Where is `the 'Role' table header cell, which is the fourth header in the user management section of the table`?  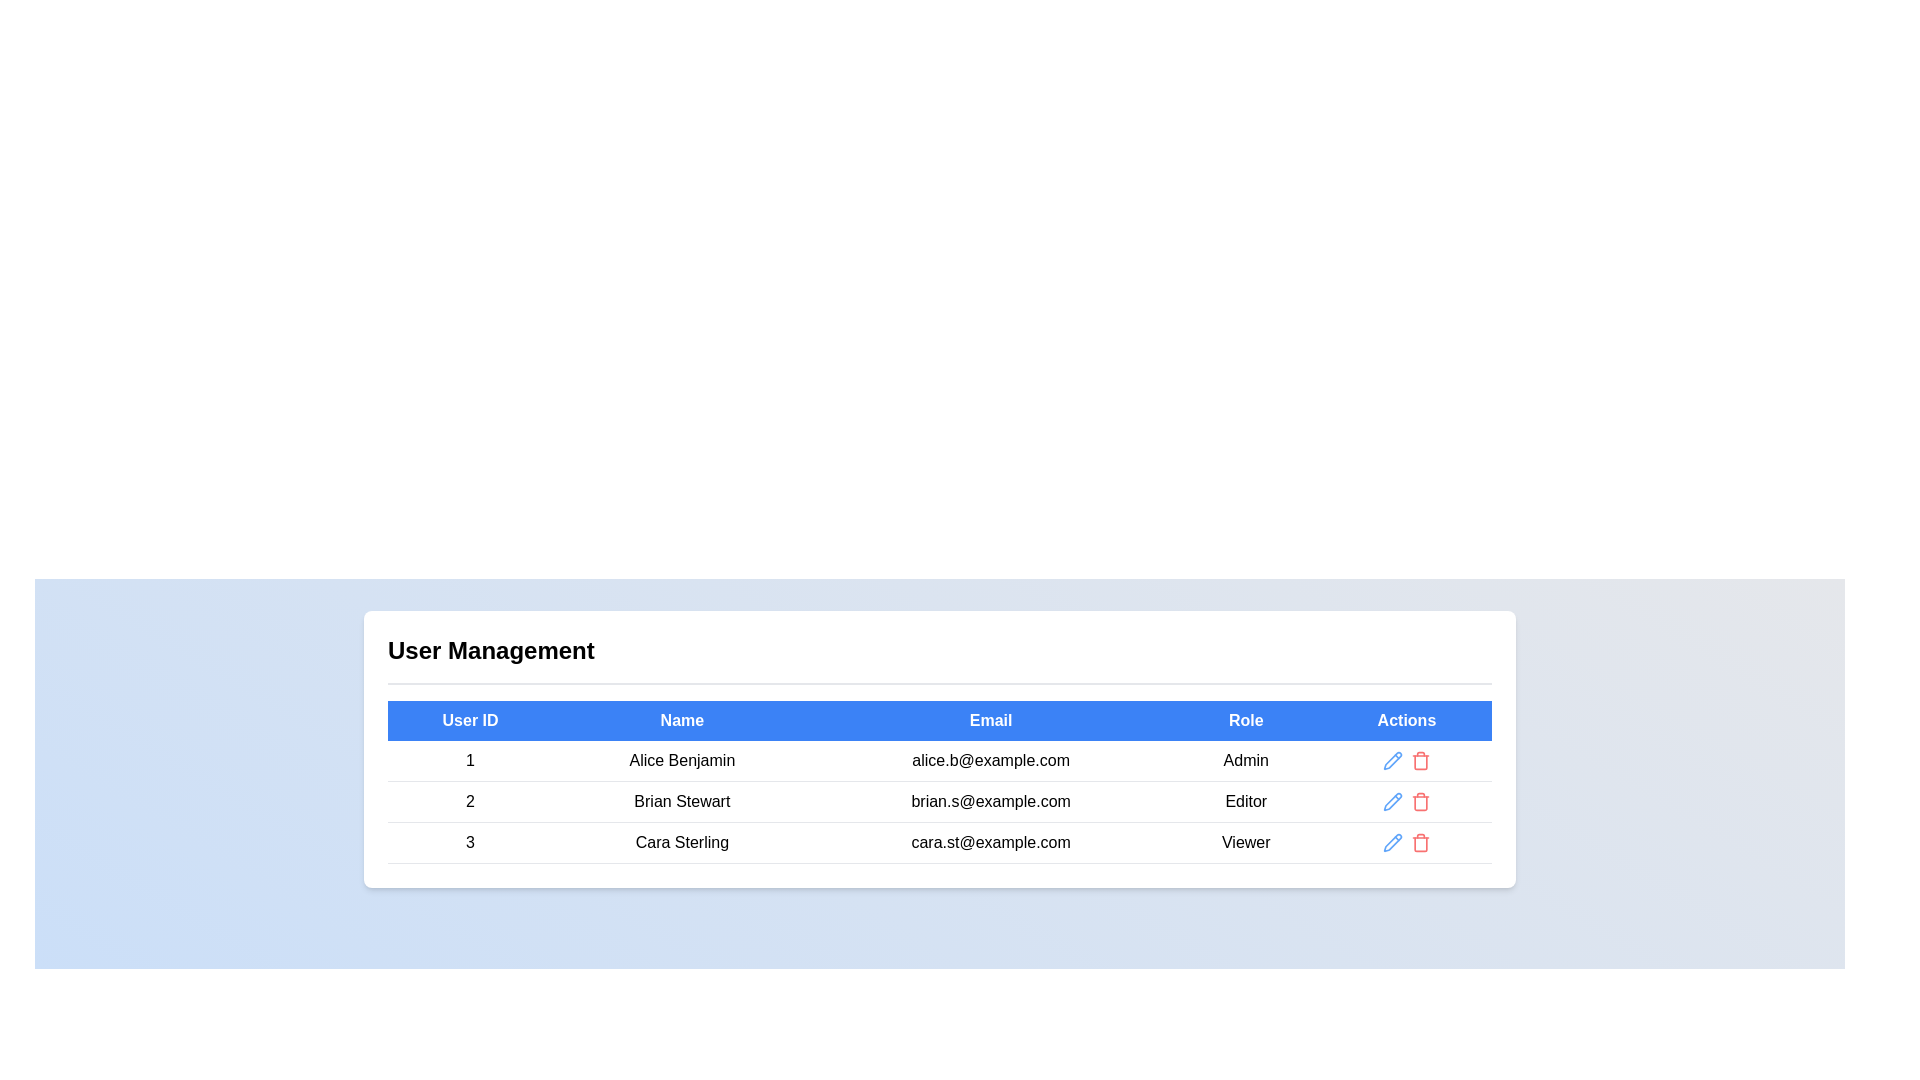
the 'Role' table header cell, which is the fourth header in the user management section of the table is located at coordinates (1245, 721).